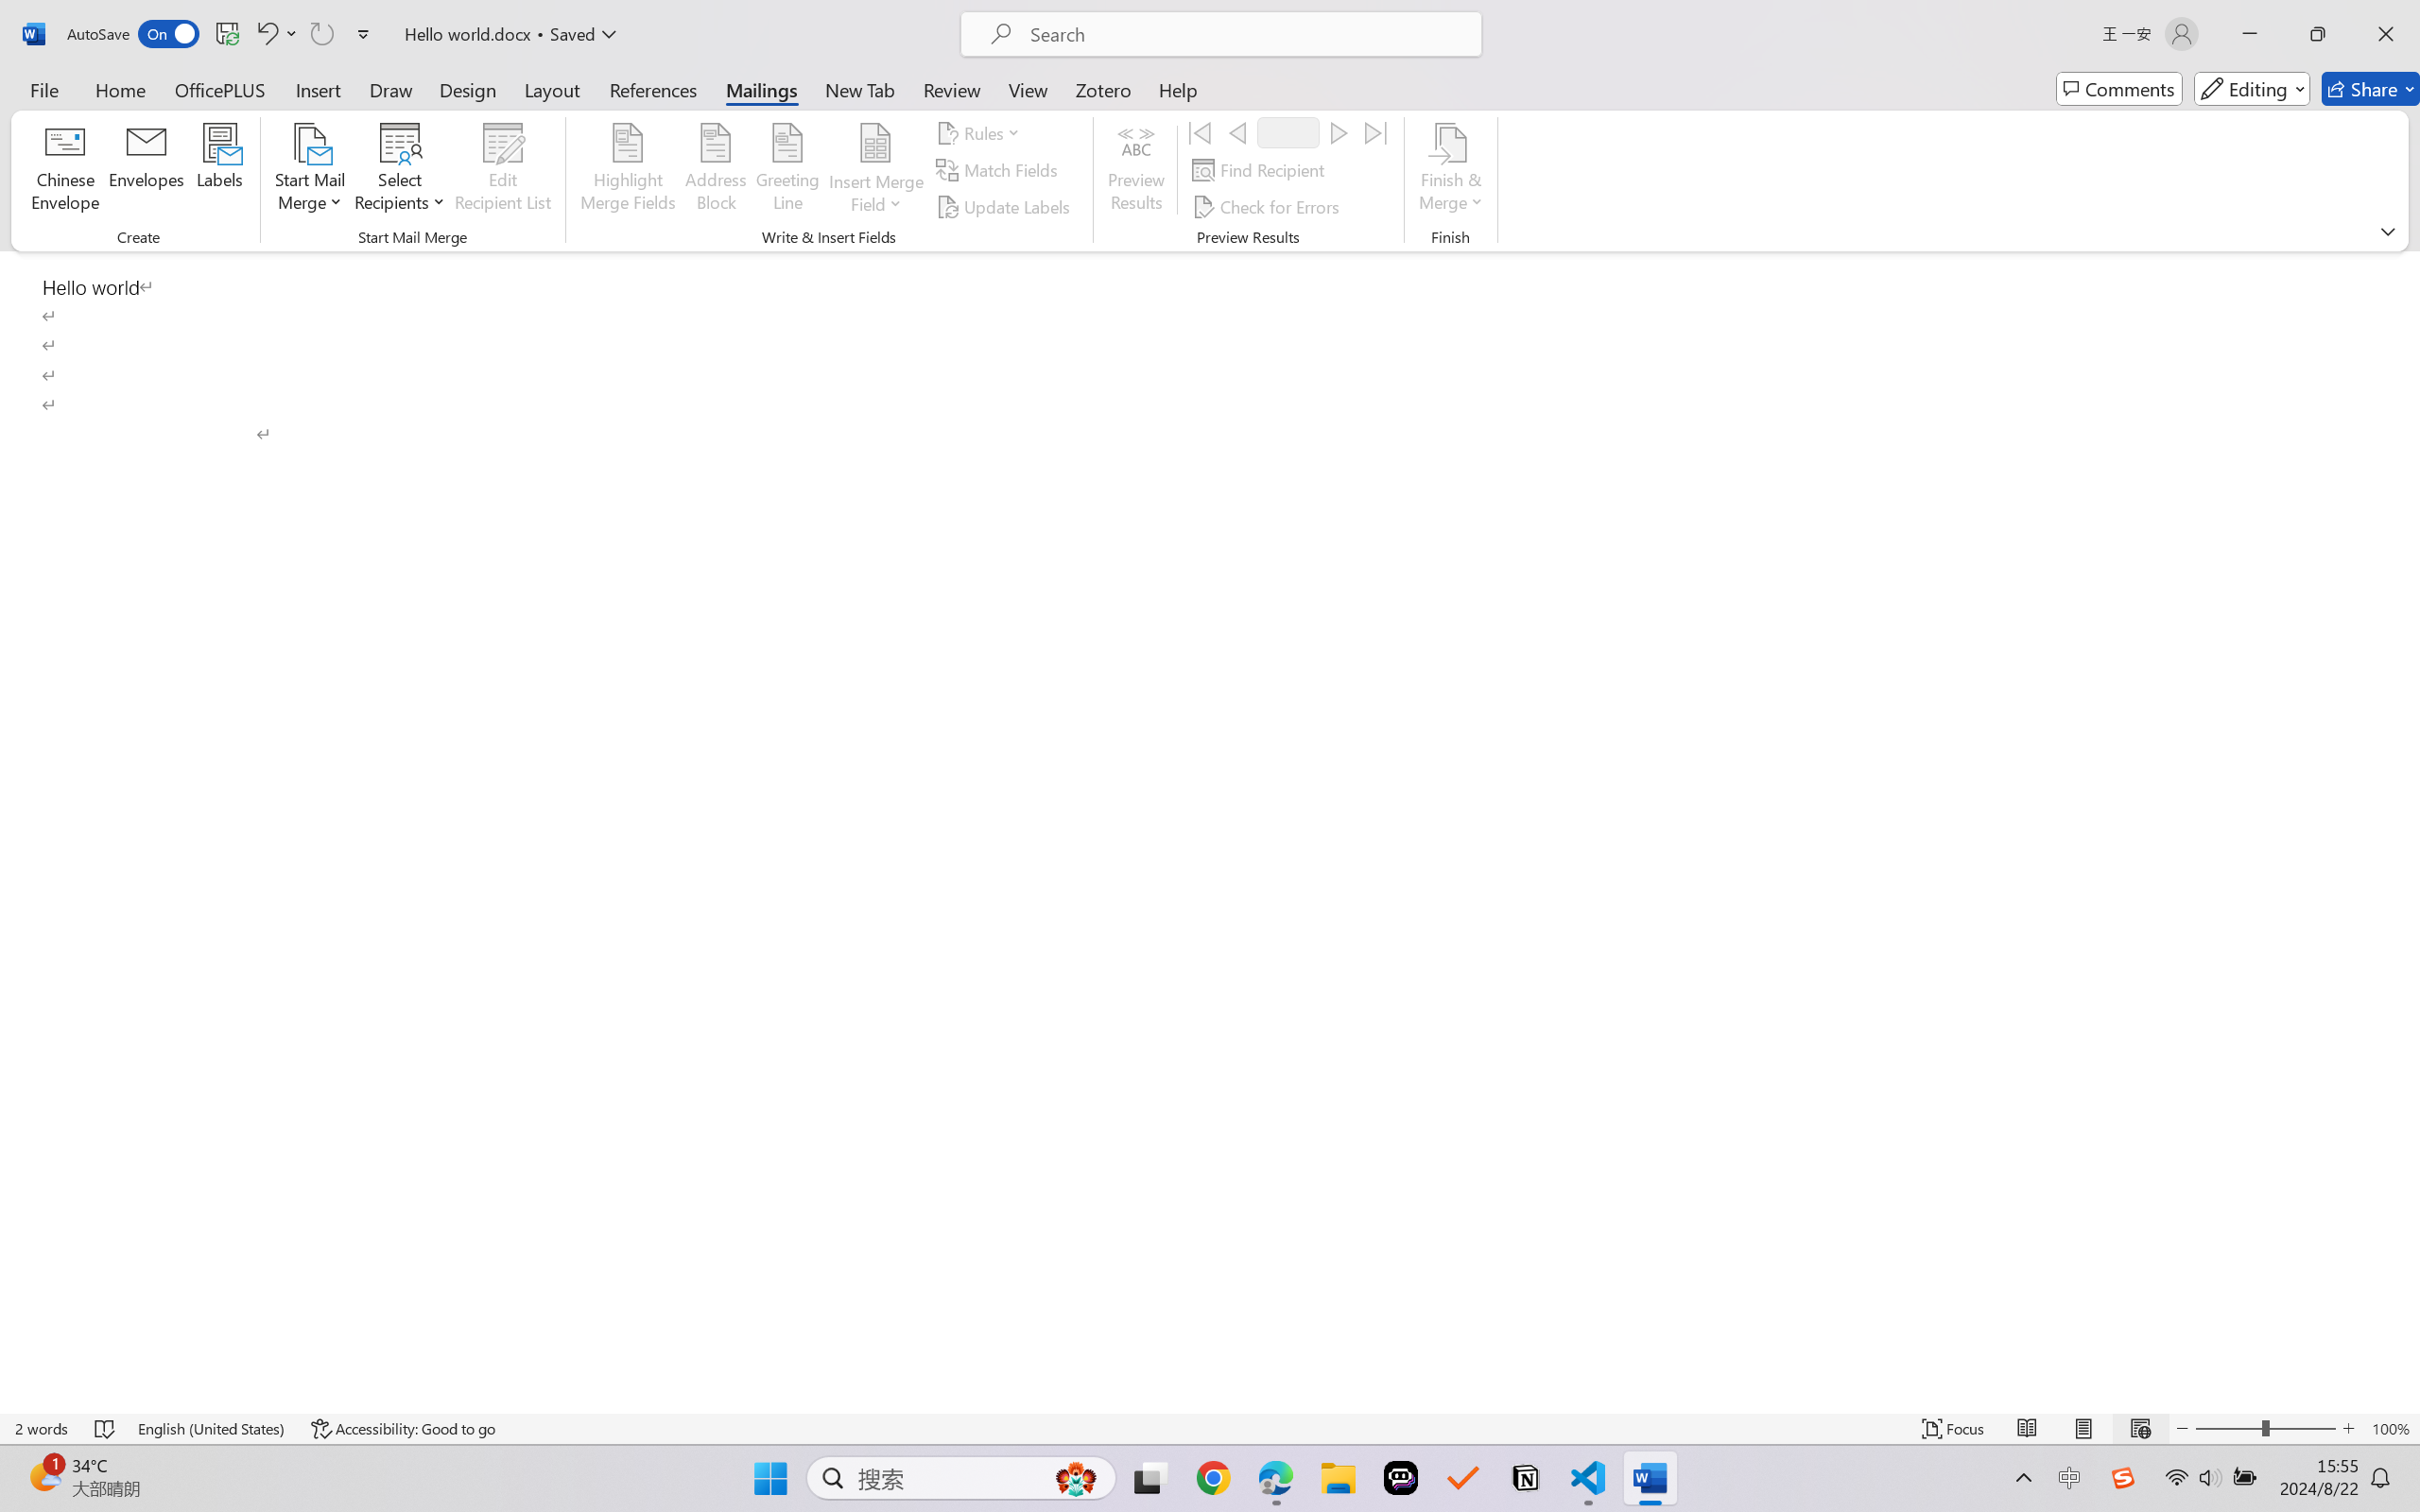  What do you see at coordinates (875, 143) in the screenshot?
I see `'Insert Merge Field'` at bounding box center [875, 143].